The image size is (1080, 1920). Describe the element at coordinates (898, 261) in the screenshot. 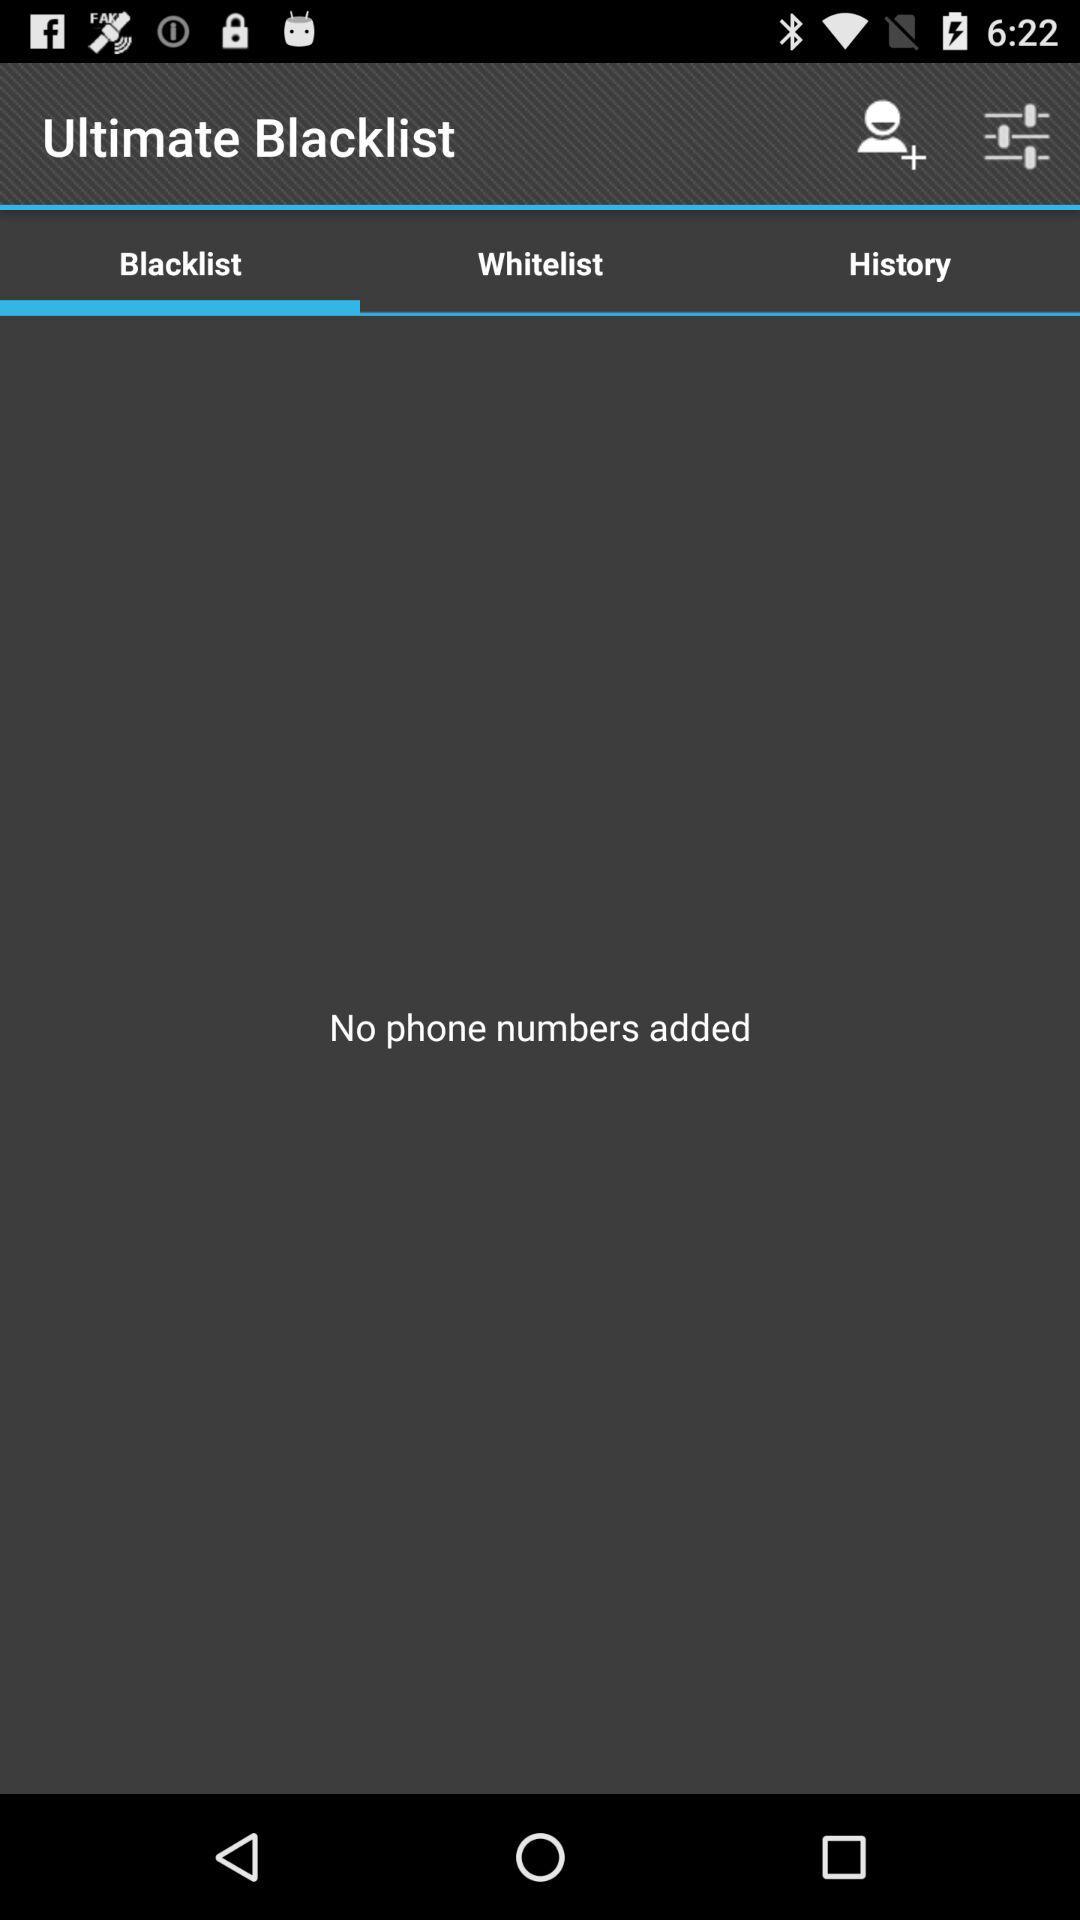

I see `icon to the right of the whitelist icon` at that location.